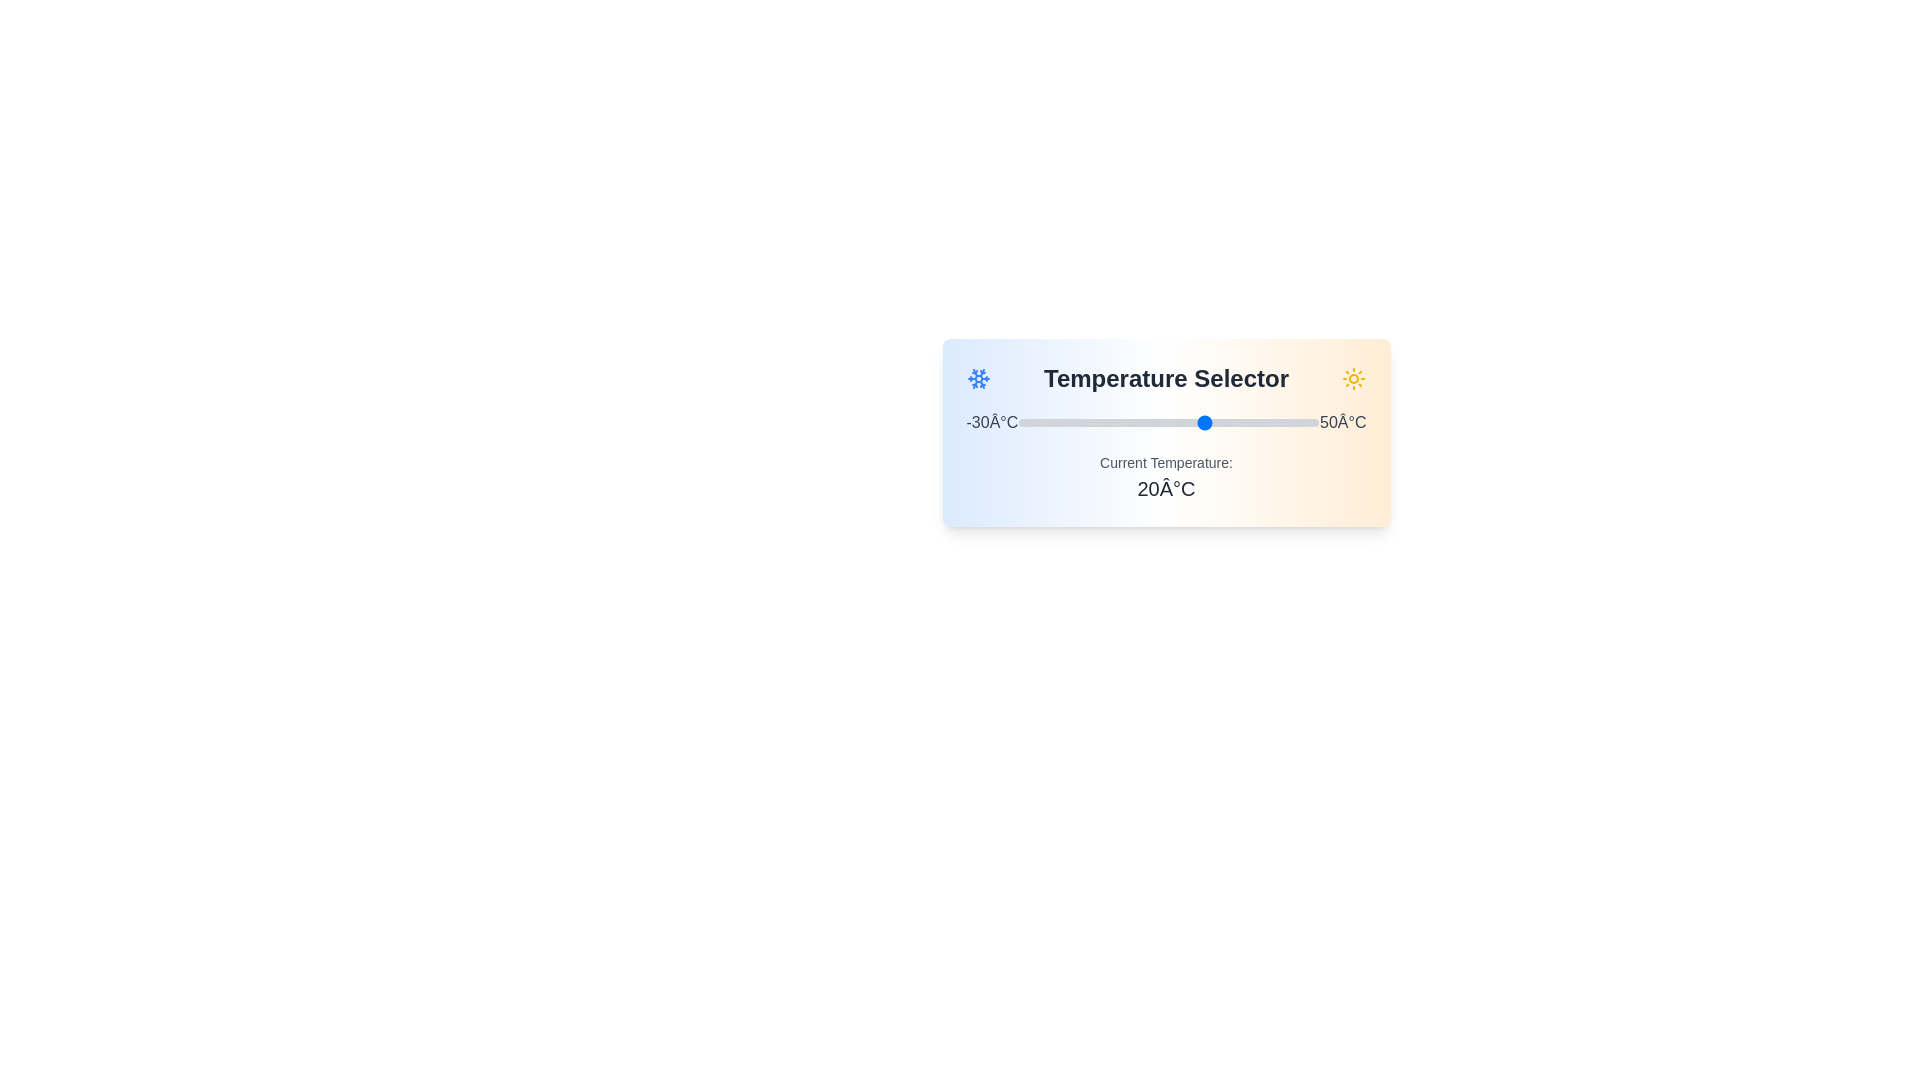 The height and width of the screenshot is (1080, 1920). Describe the element at coordinates (1254, 422) in the screenshot. I see `the temperature` at that location.